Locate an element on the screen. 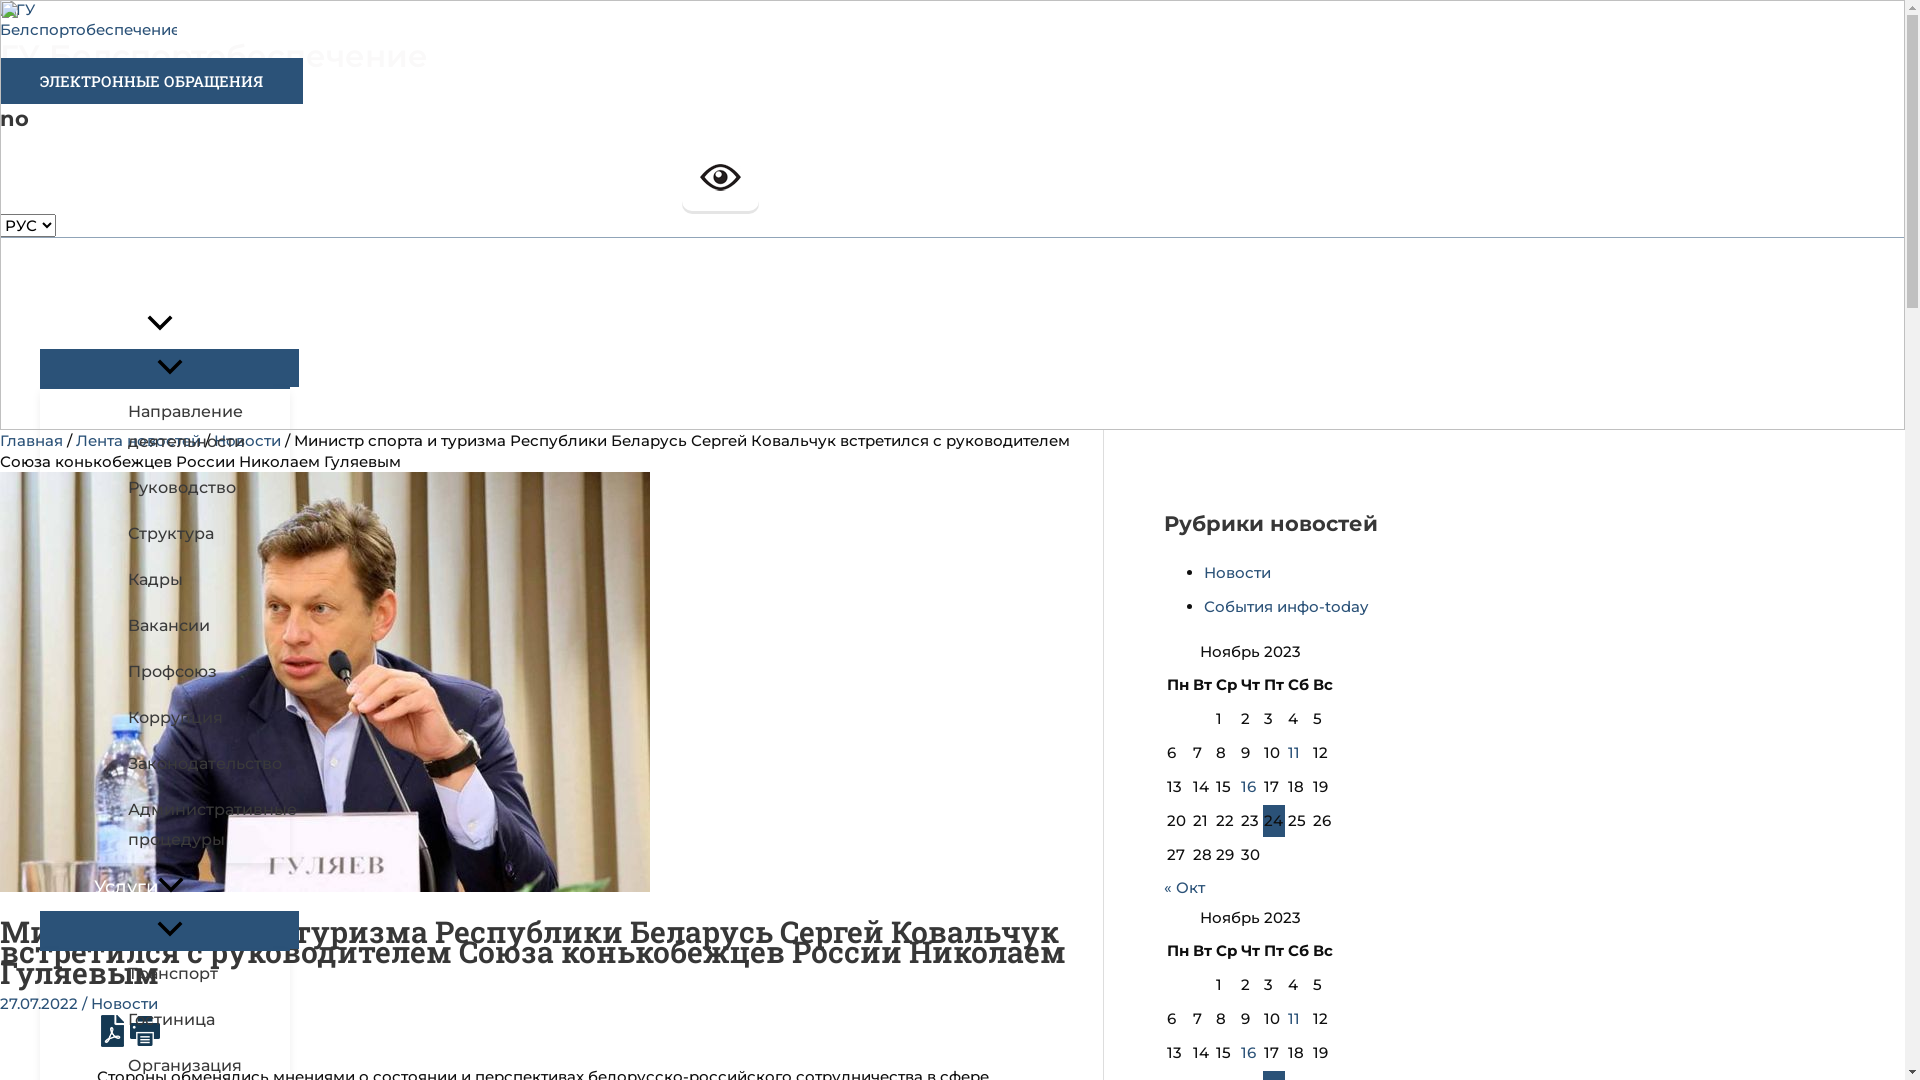 The height and width of the screenshot is (1080, 1920). '16' is located at coordinates (1247, 1051).